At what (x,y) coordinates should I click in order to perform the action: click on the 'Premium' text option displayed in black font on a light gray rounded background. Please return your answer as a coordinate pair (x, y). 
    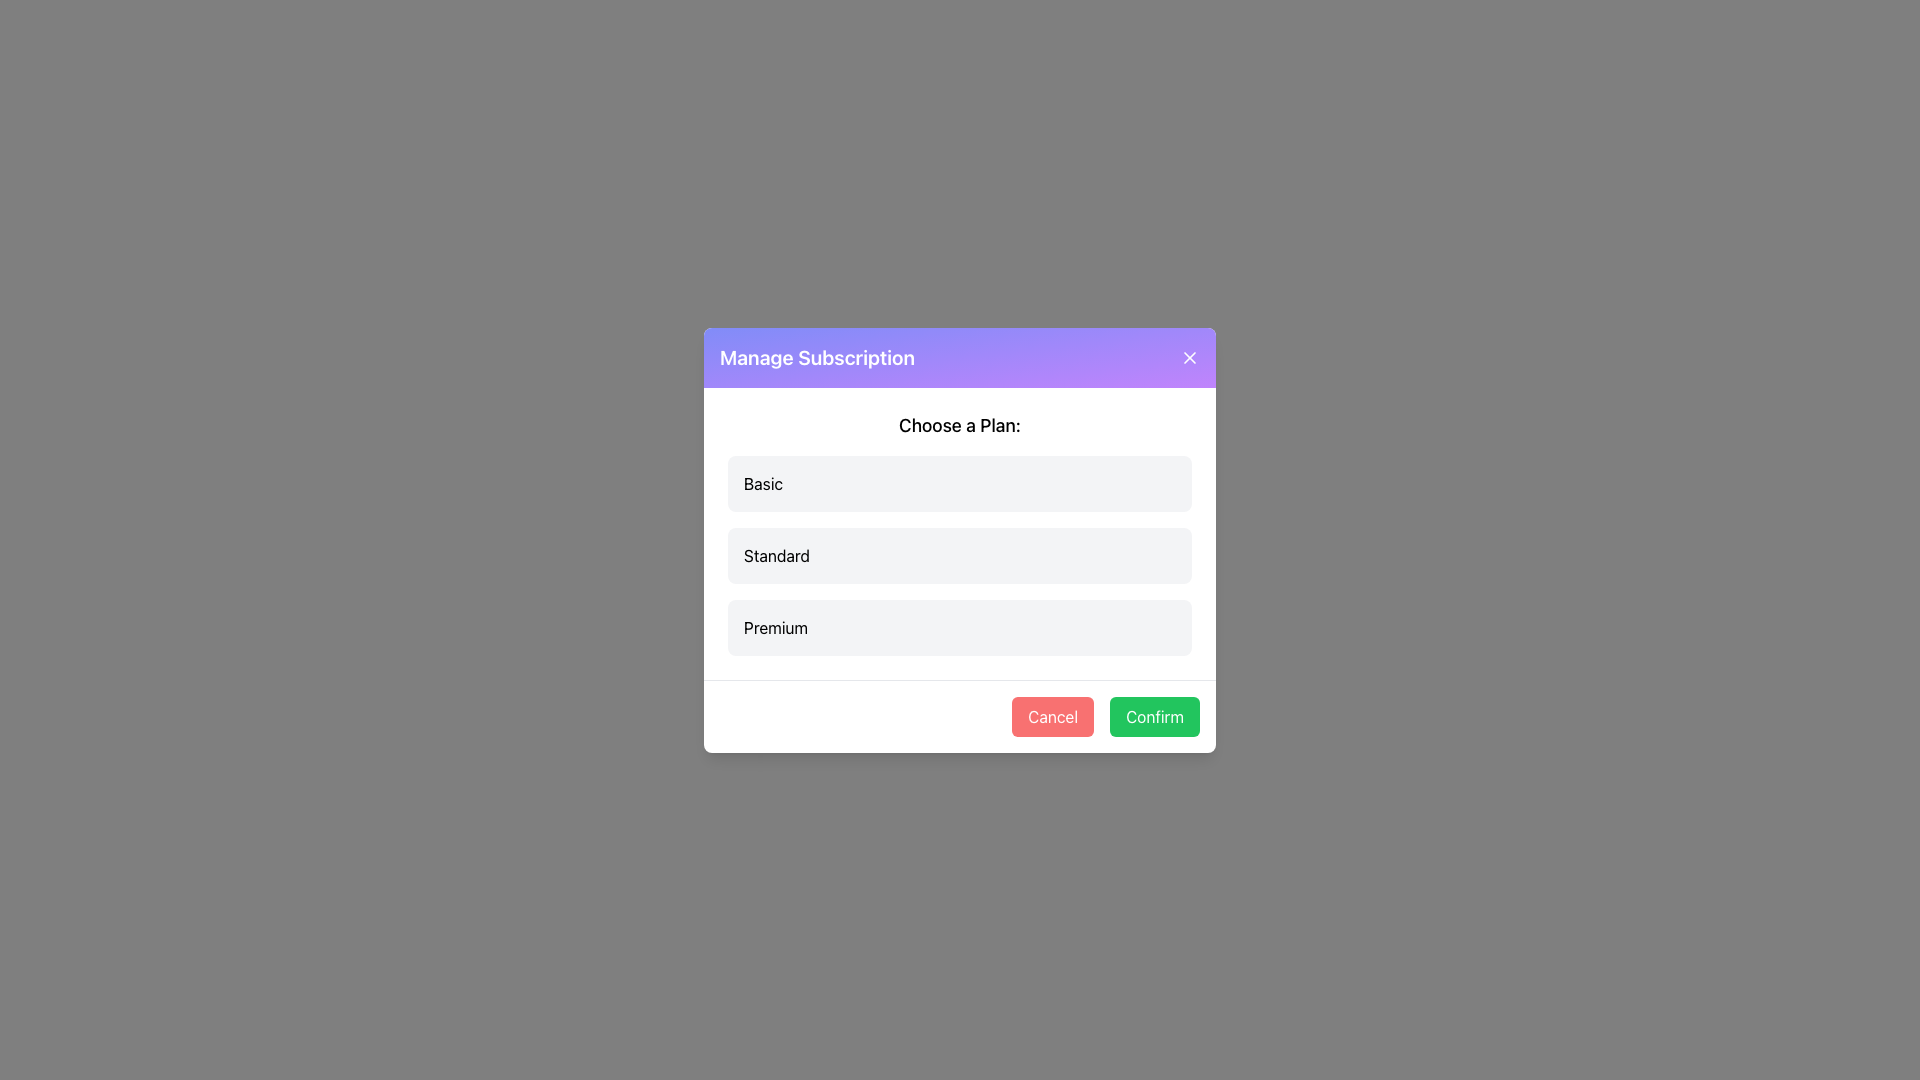
    Looking at the image, I should click on (775, 626).